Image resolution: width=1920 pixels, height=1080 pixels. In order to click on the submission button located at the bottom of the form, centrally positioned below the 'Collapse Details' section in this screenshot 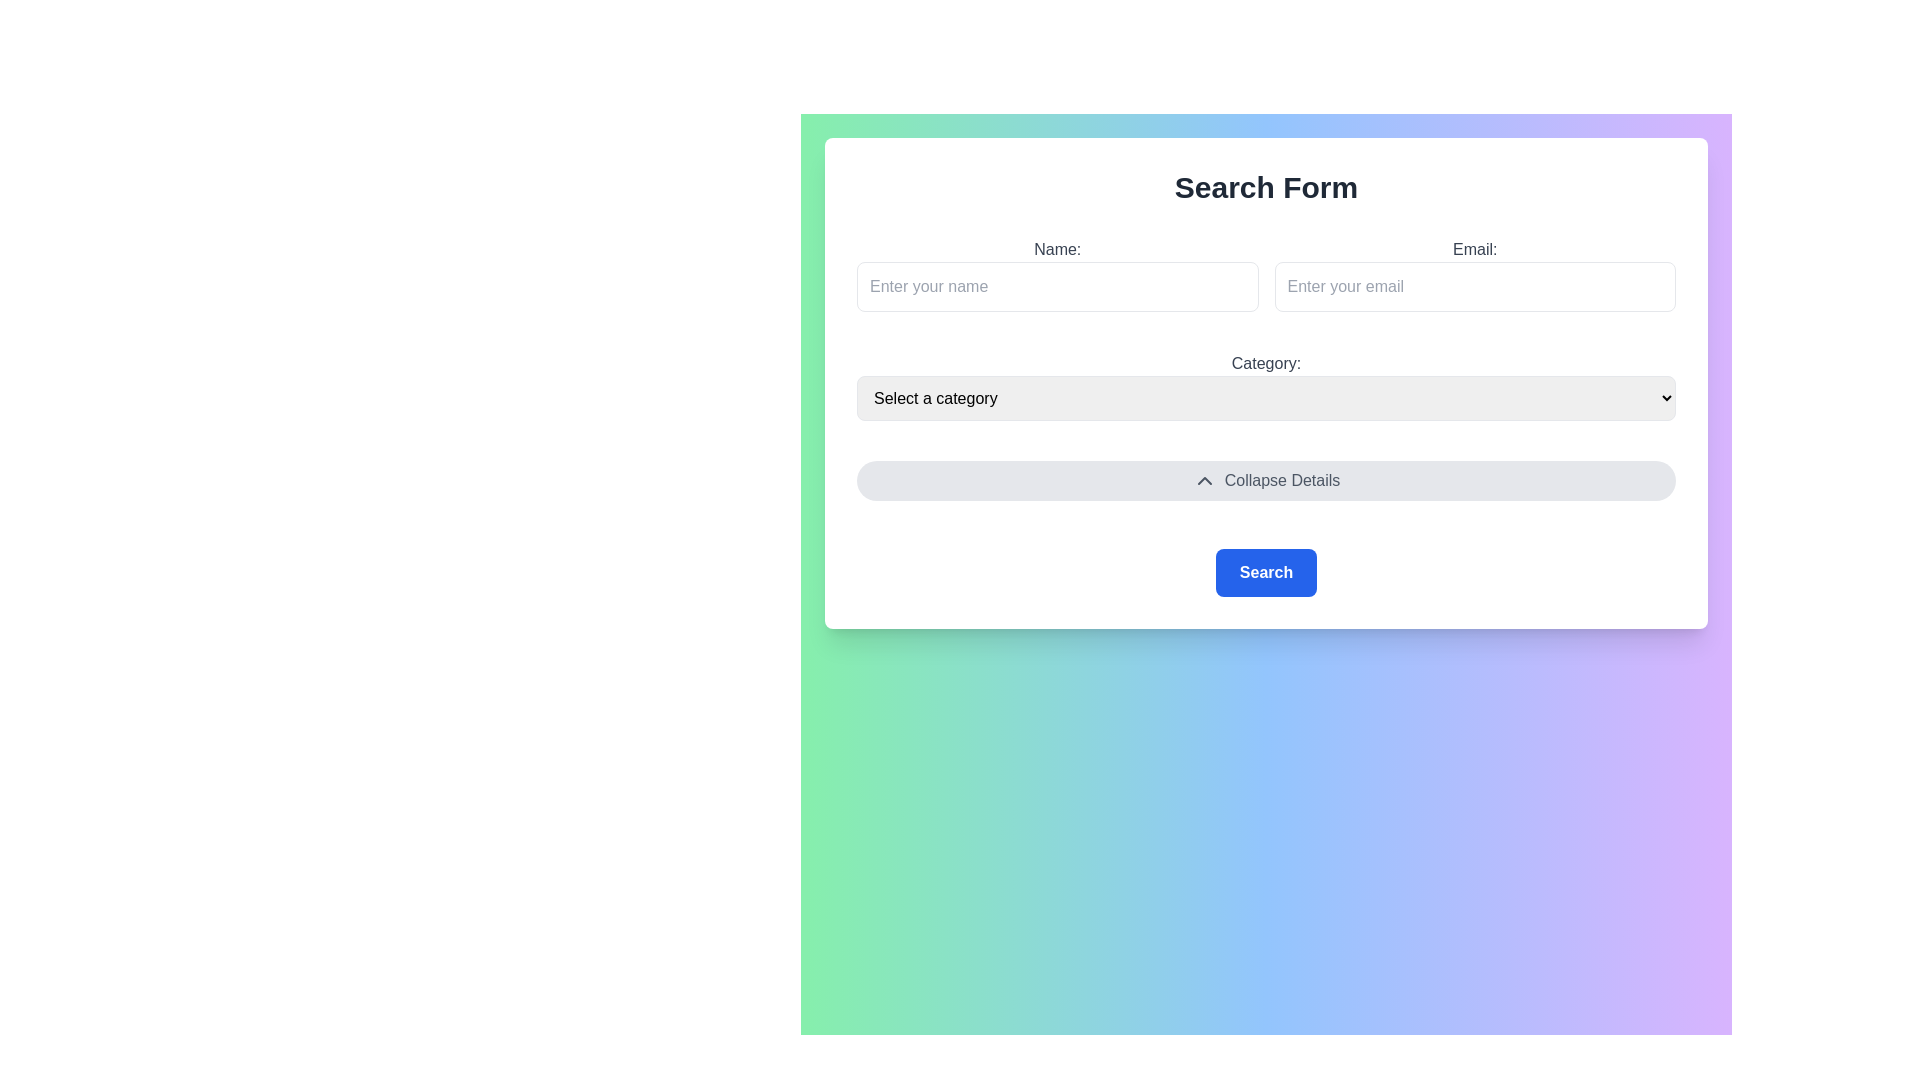, I will do `click(1265, 573)`.